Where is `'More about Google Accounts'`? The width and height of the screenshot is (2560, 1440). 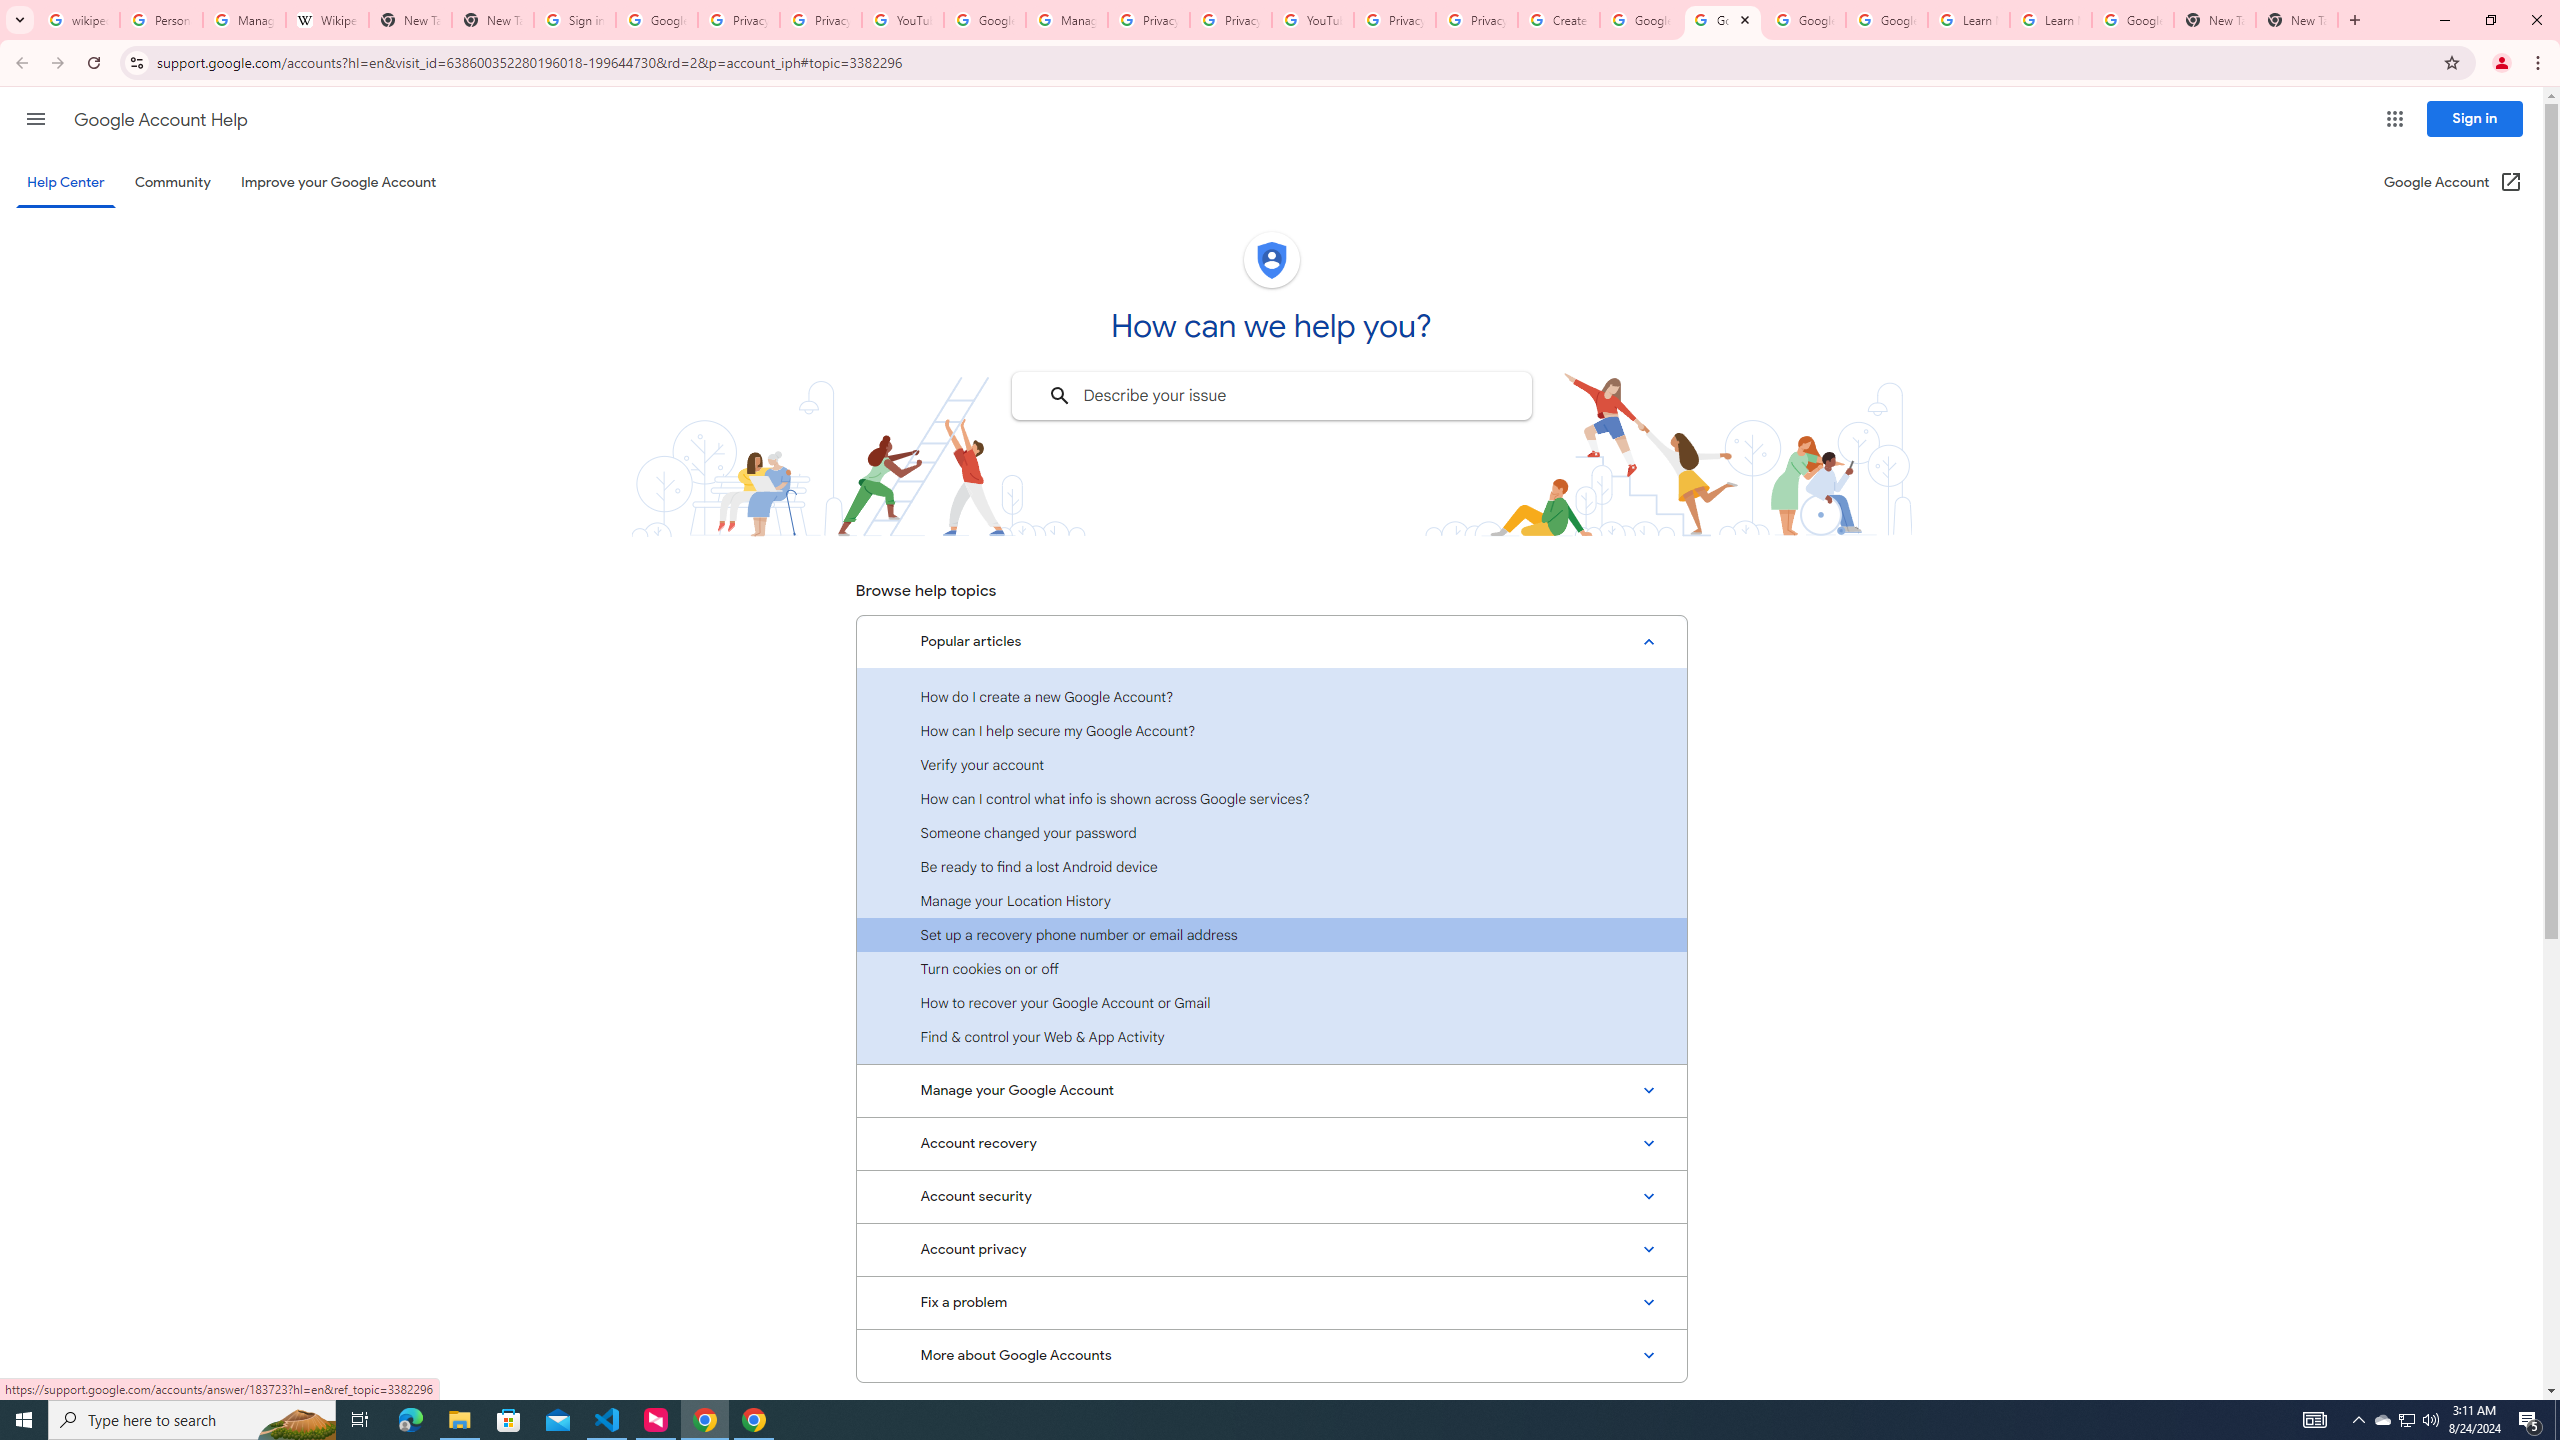
'More about Google Accounts' is located at coordinates (1271, 1355).